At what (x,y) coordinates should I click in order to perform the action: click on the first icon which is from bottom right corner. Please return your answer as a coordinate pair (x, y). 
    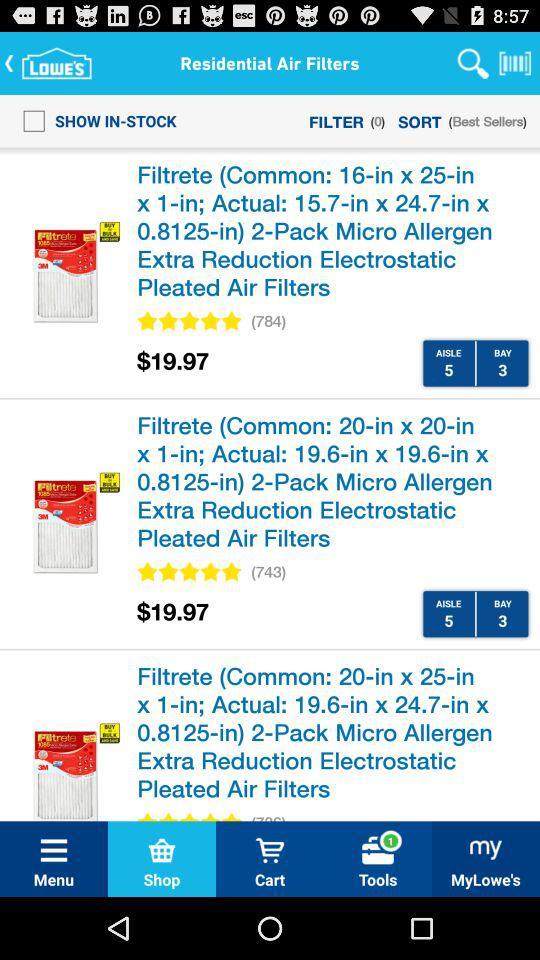
    Looking at the image, I should click on (485, 849).